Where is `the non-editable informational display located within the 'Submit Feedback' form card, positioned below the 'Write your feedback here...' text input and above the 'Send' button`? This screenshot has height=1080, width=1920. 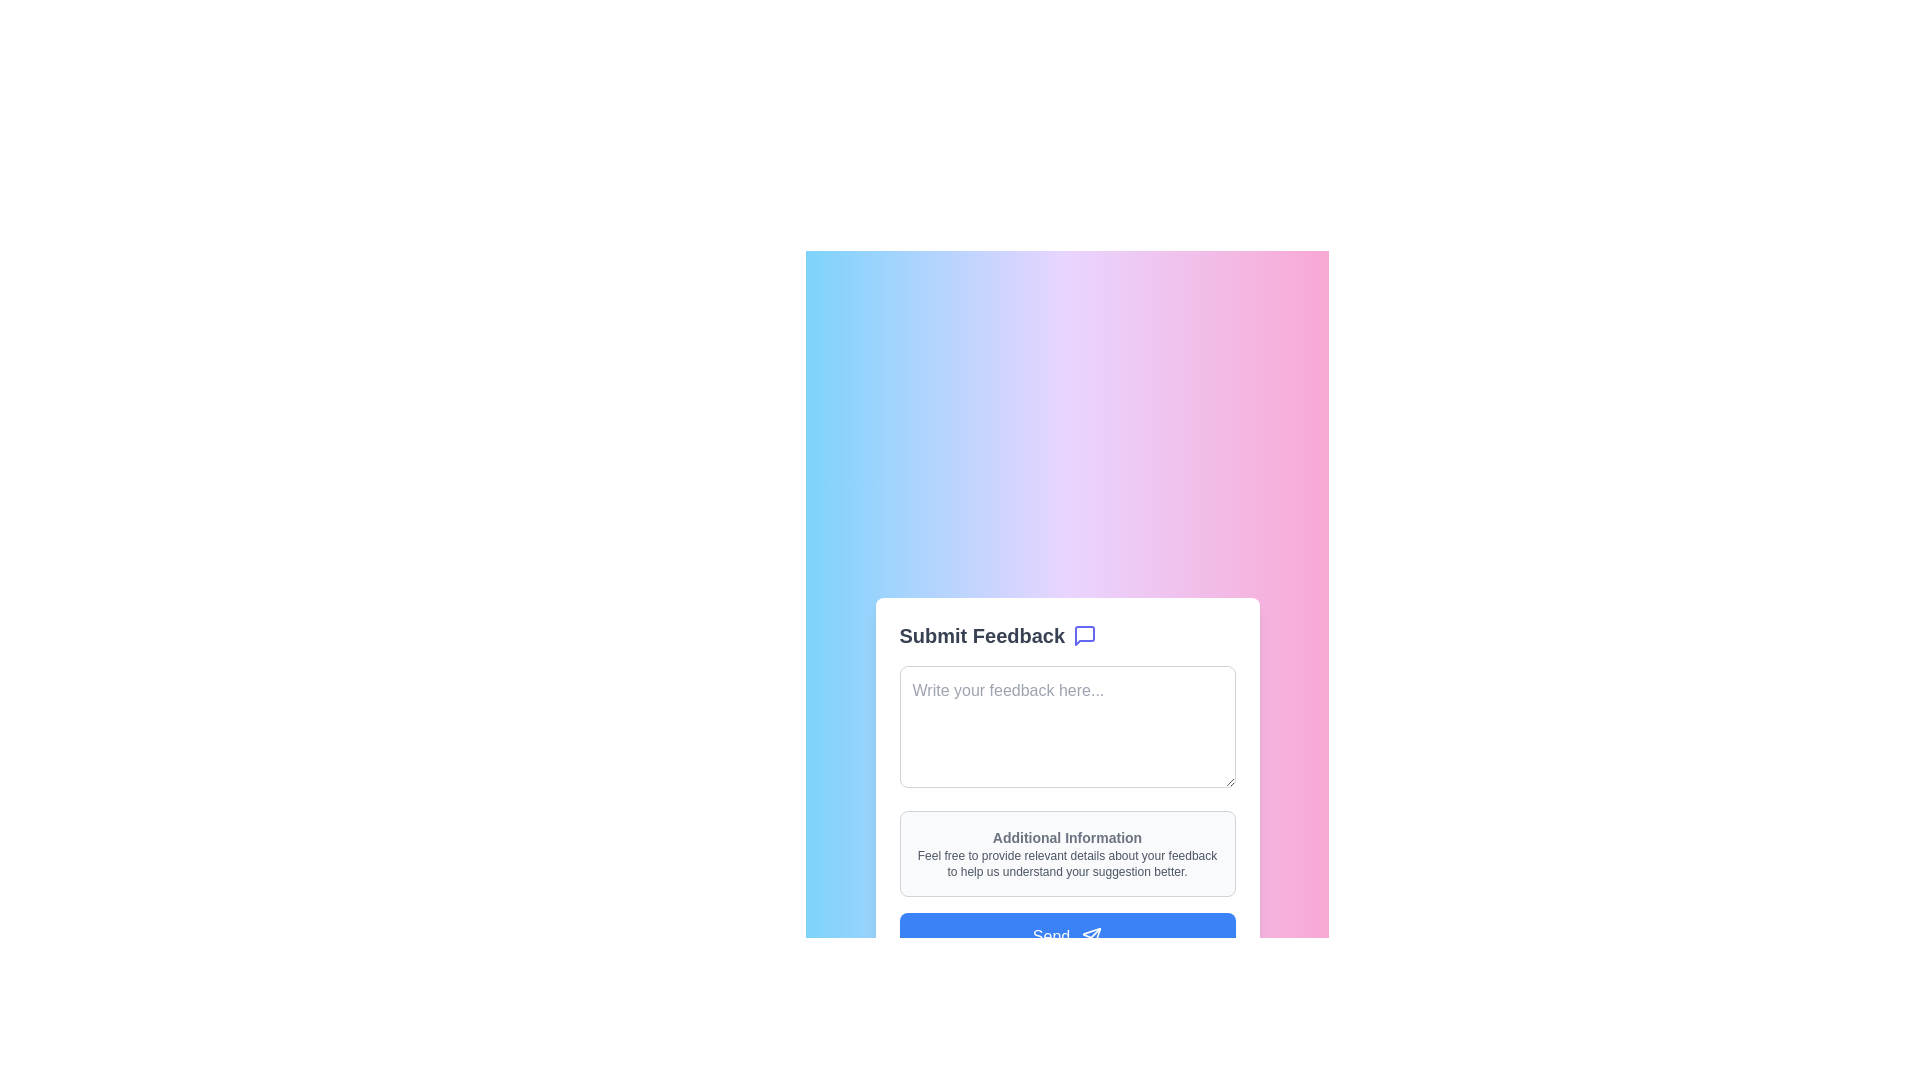 the non-editable informational display located within the 'Submit Feedback' form card, positioned below the 'Write your feedback here...' text input and above the 'Send' button is located at coordinates (1066, 853).